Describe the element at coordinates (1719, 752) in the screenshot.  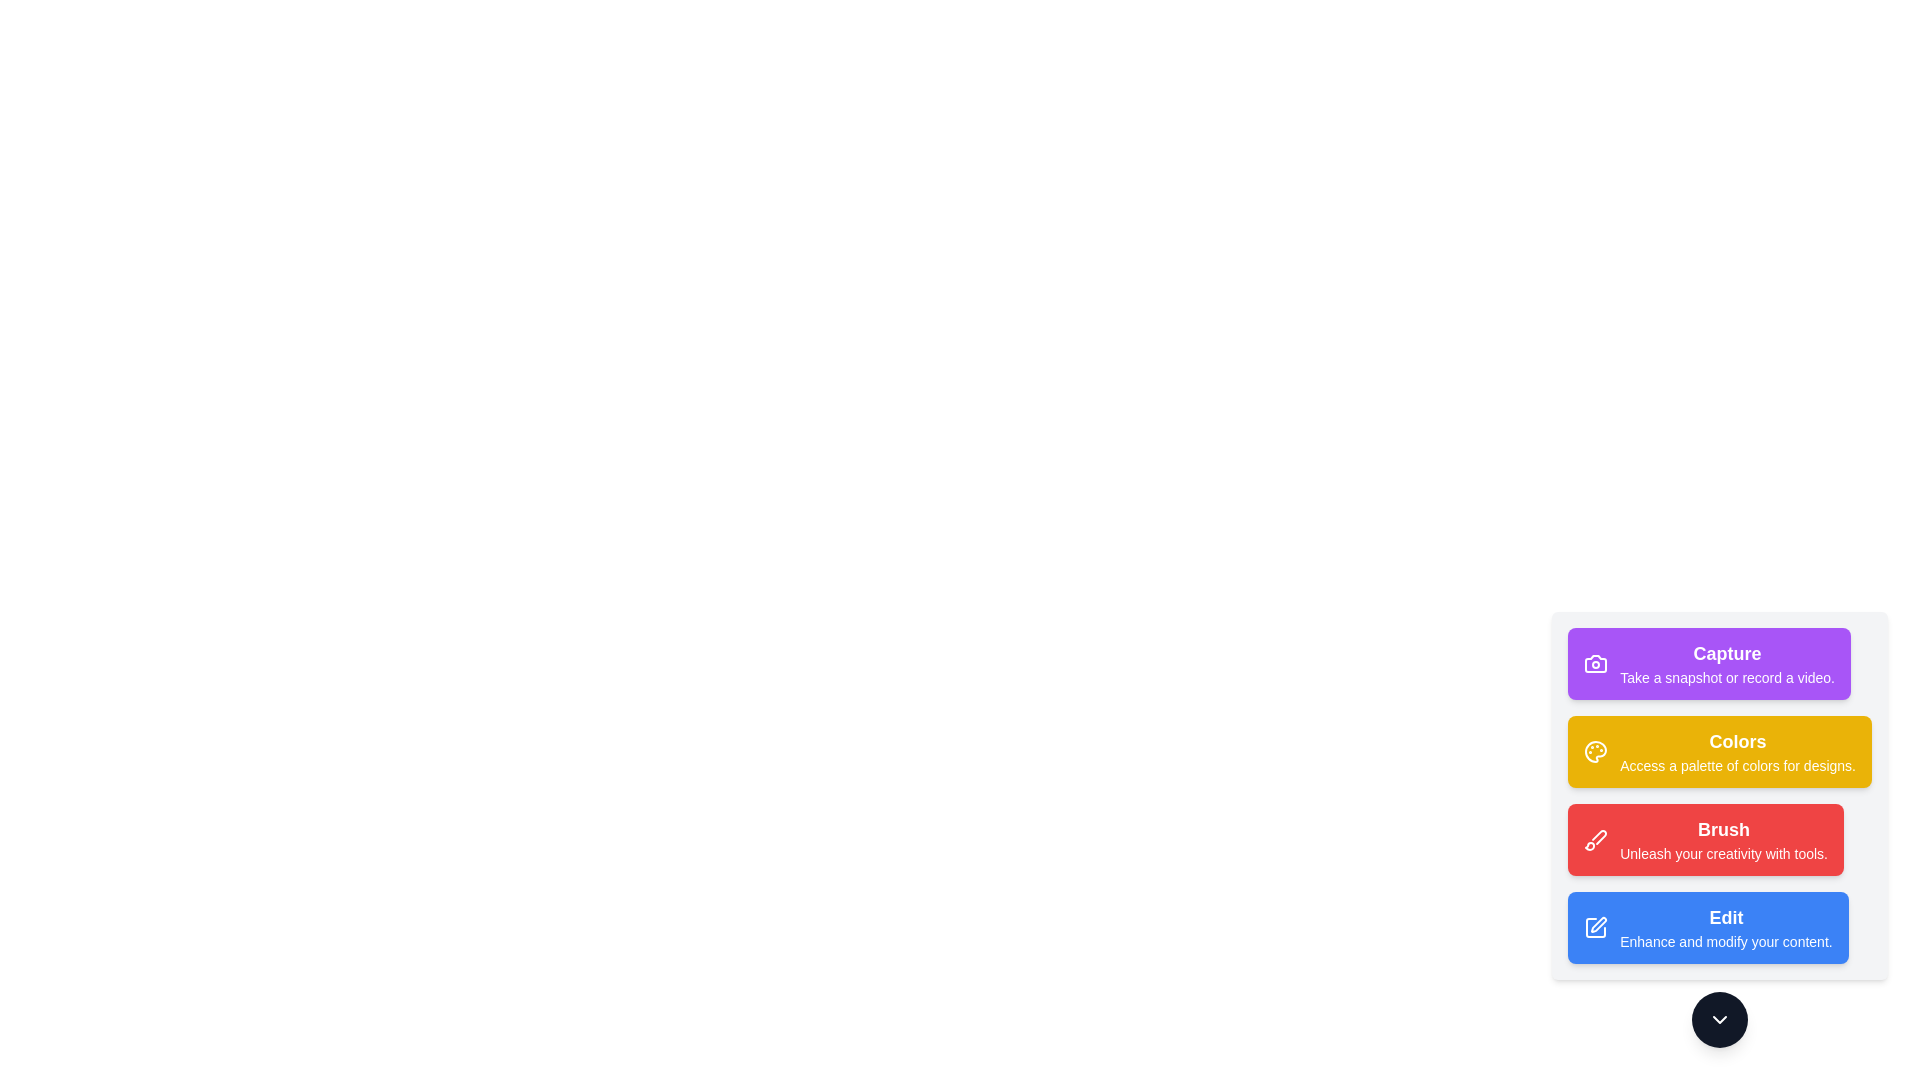
I see `the tool button corresponding to Colors` at that location.